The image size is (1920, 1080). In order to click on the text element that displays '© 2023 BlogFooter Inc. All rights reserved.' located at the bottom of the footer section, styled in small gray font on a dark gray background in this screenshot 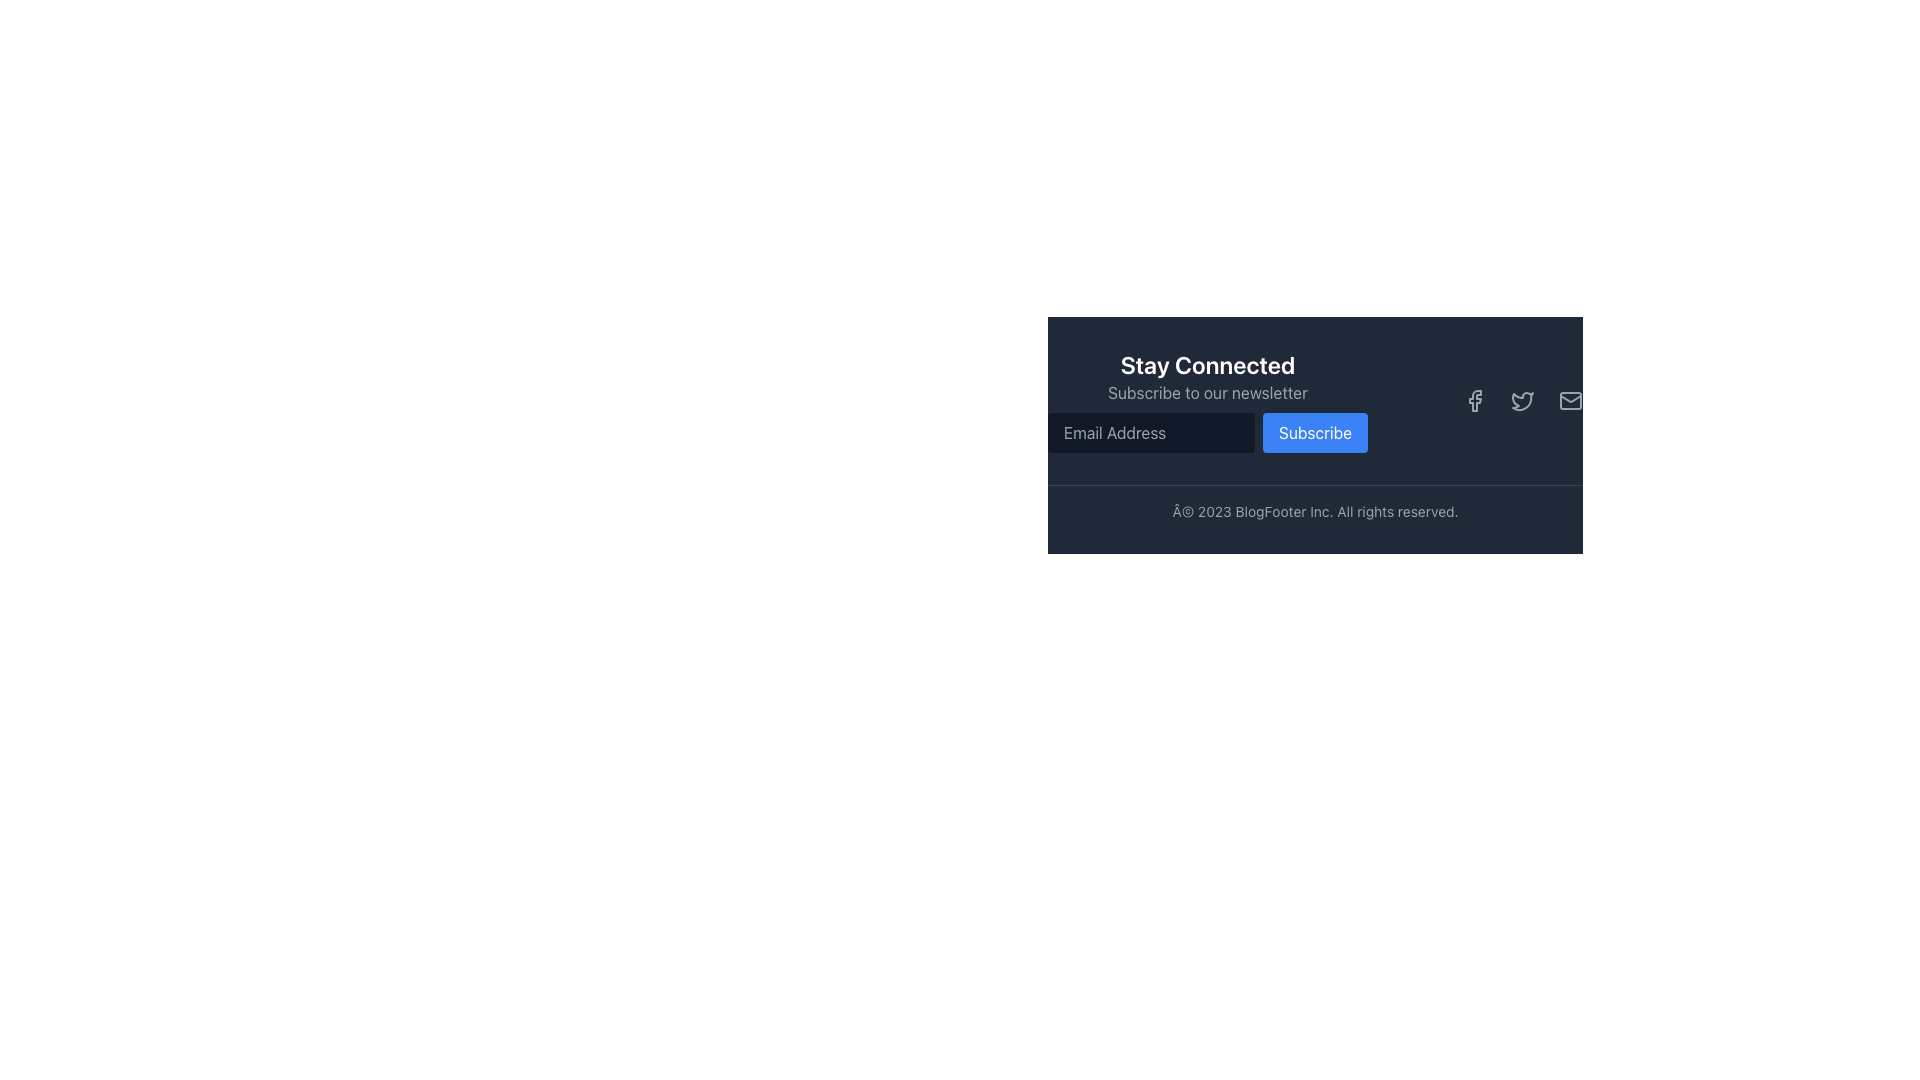, I will do `click(1315, 502)`.